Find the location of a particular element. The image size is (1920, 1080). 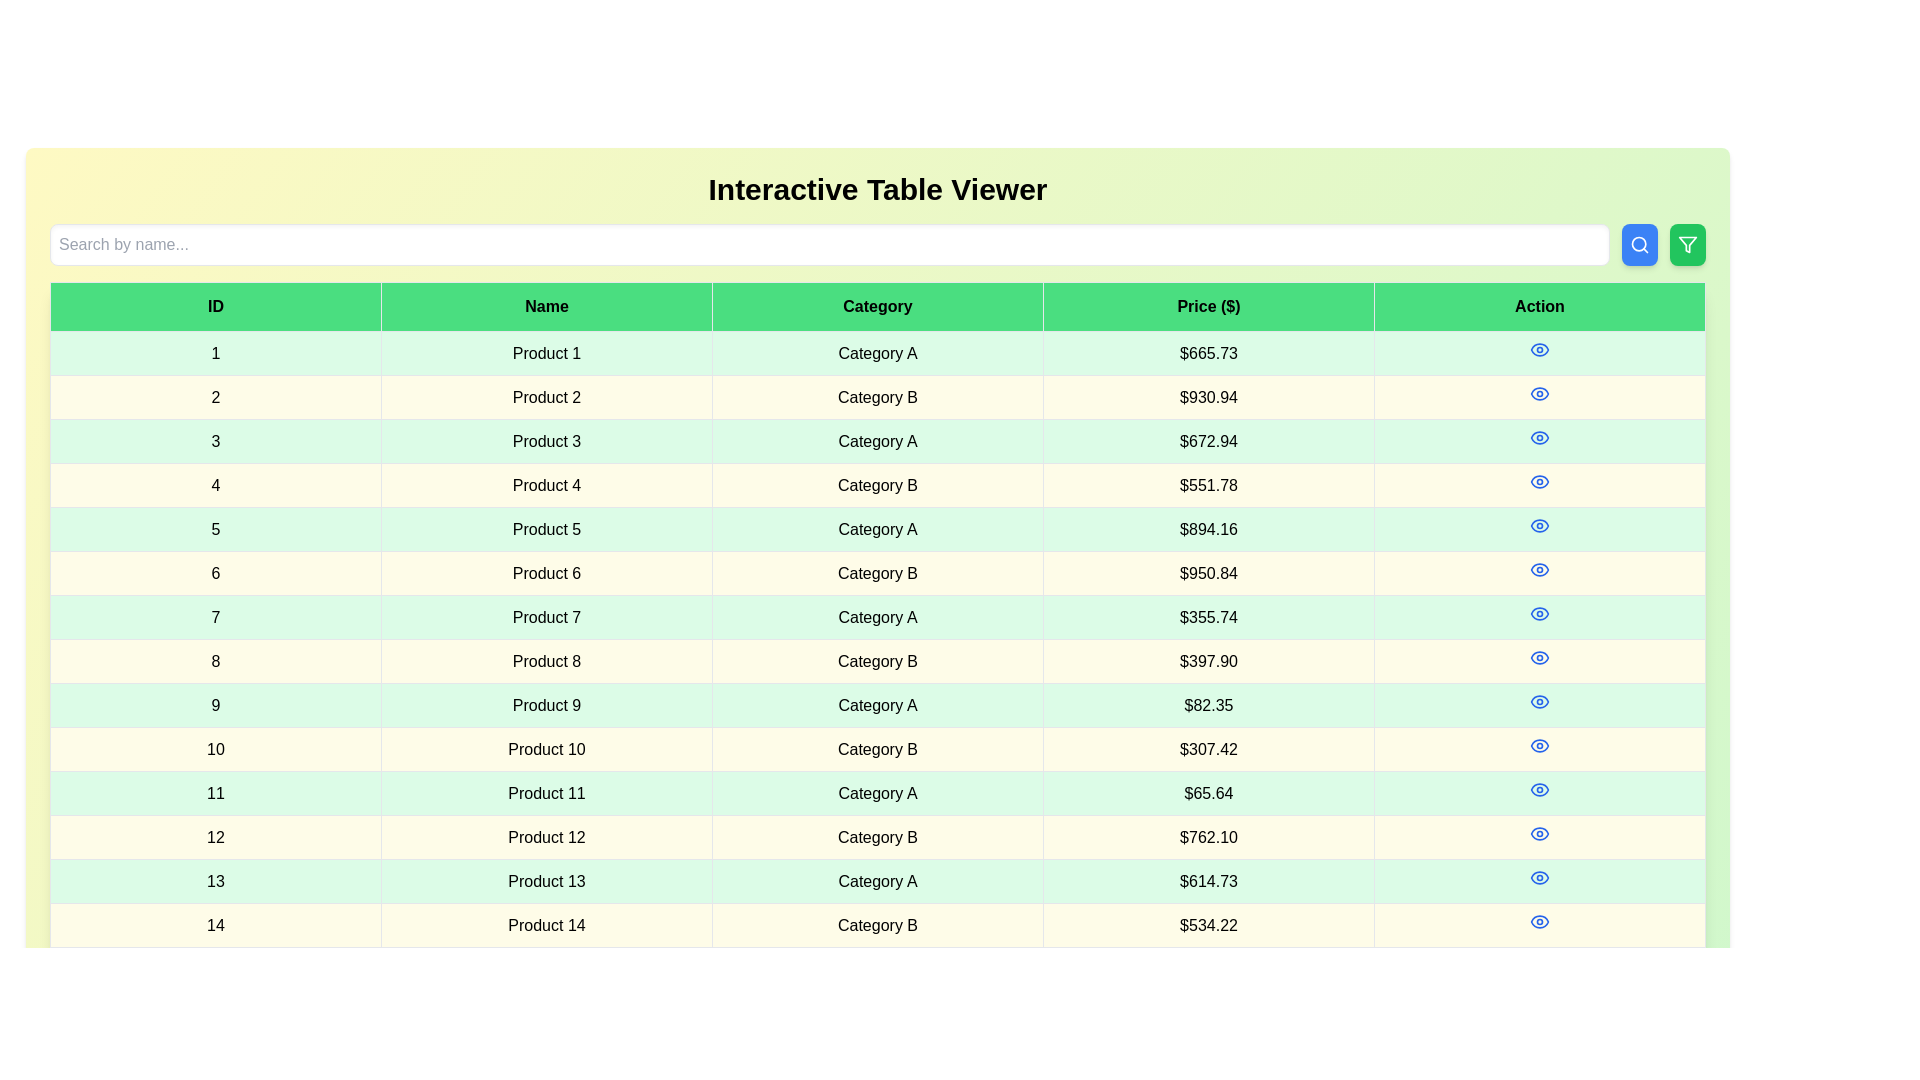

the column header Name to sort the table is located at coordinates (547, 307).